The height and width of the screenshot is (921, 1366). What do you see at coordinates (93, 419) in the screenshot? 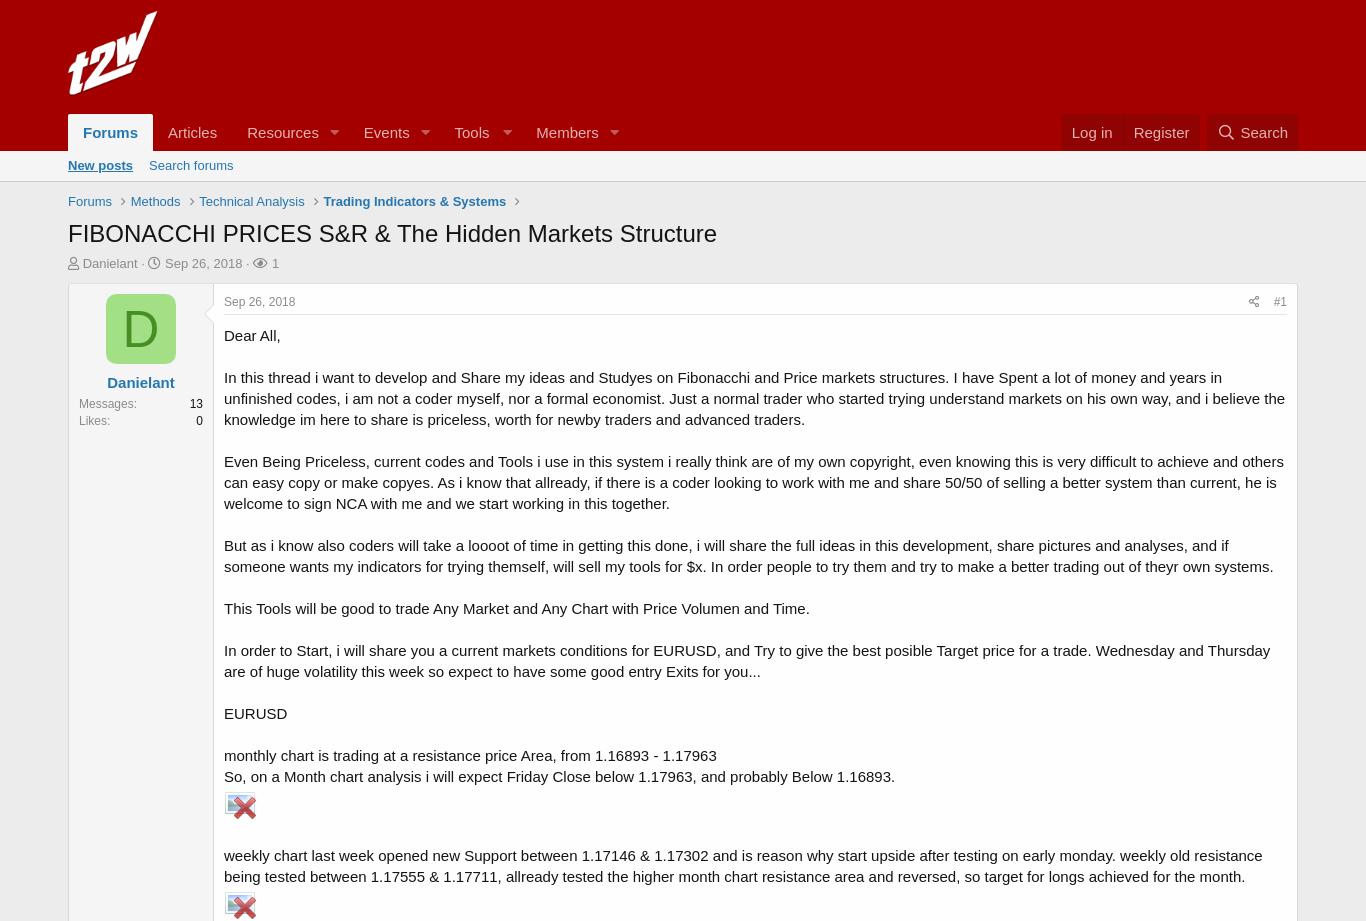
I see `'Likes'` at bounding box center [93, 419].